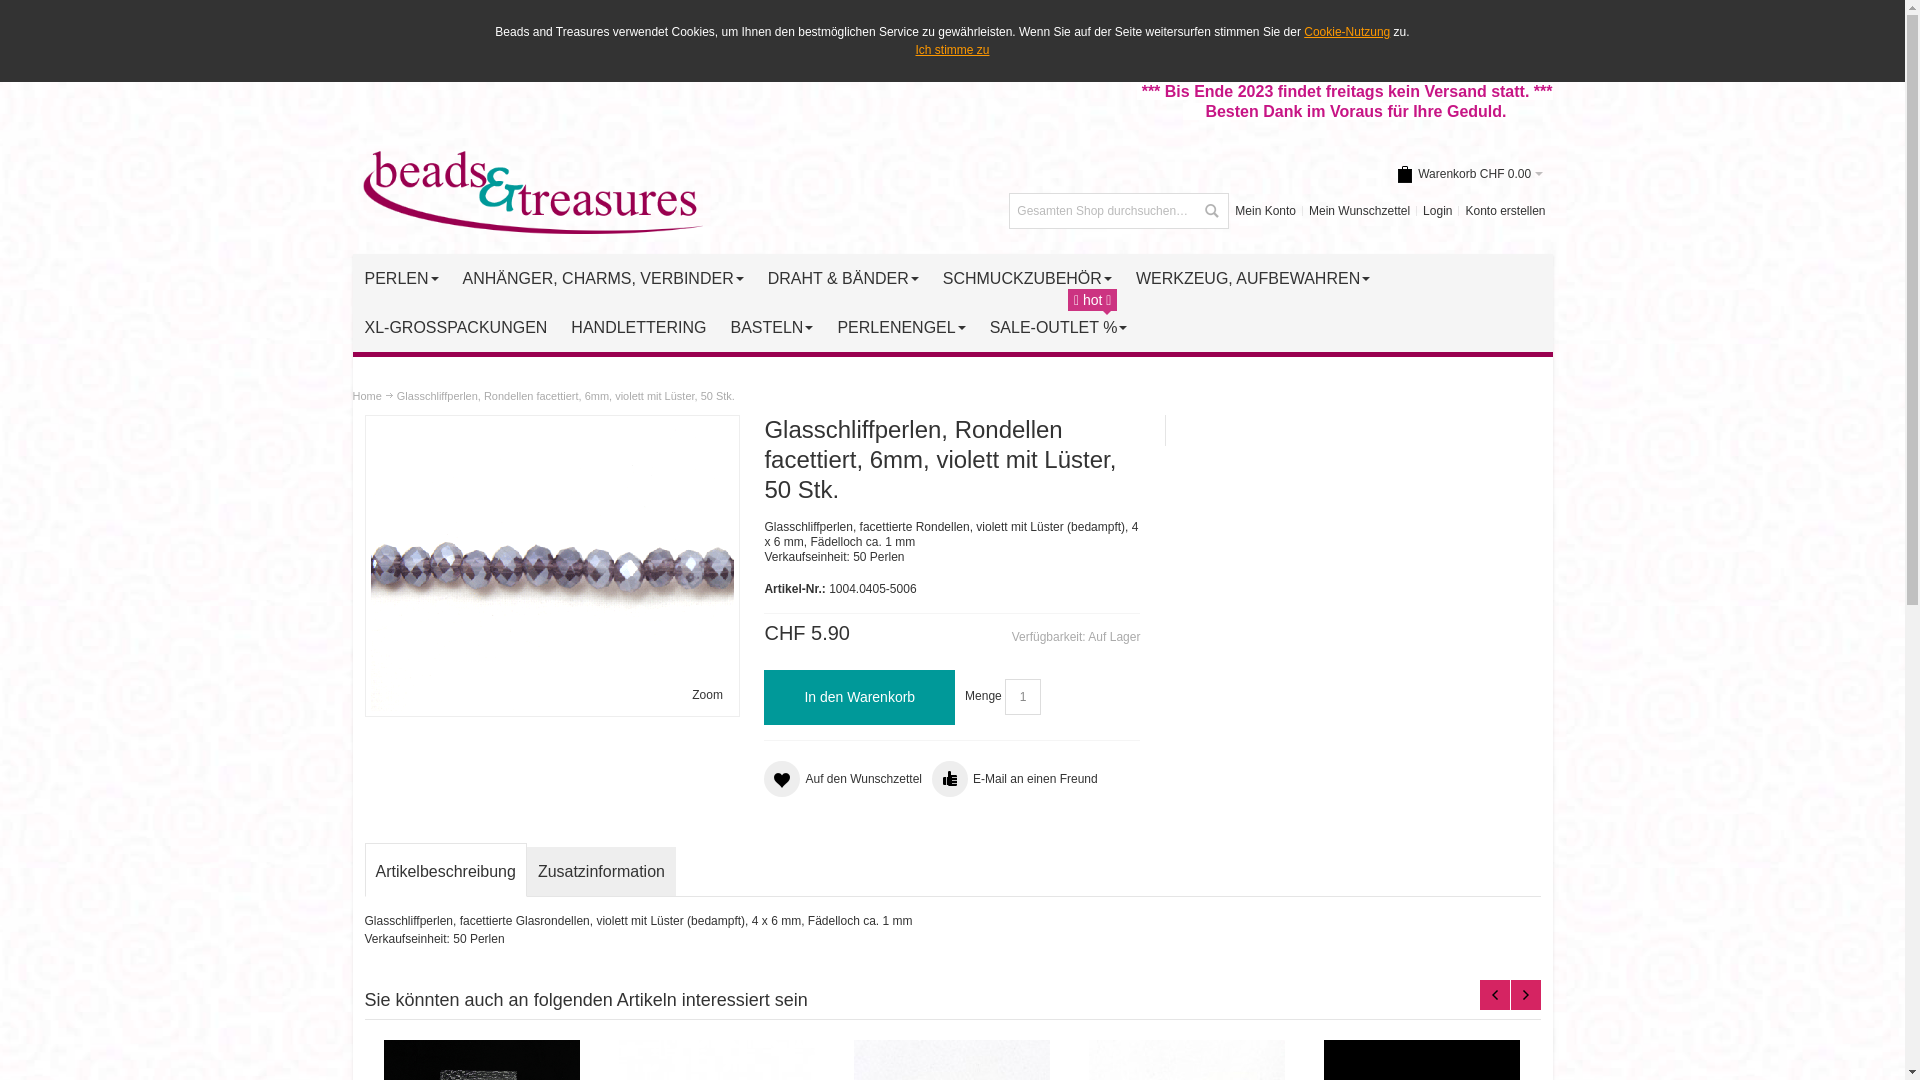  I want to click on 'HANDLETTERING', so click(637, 326).